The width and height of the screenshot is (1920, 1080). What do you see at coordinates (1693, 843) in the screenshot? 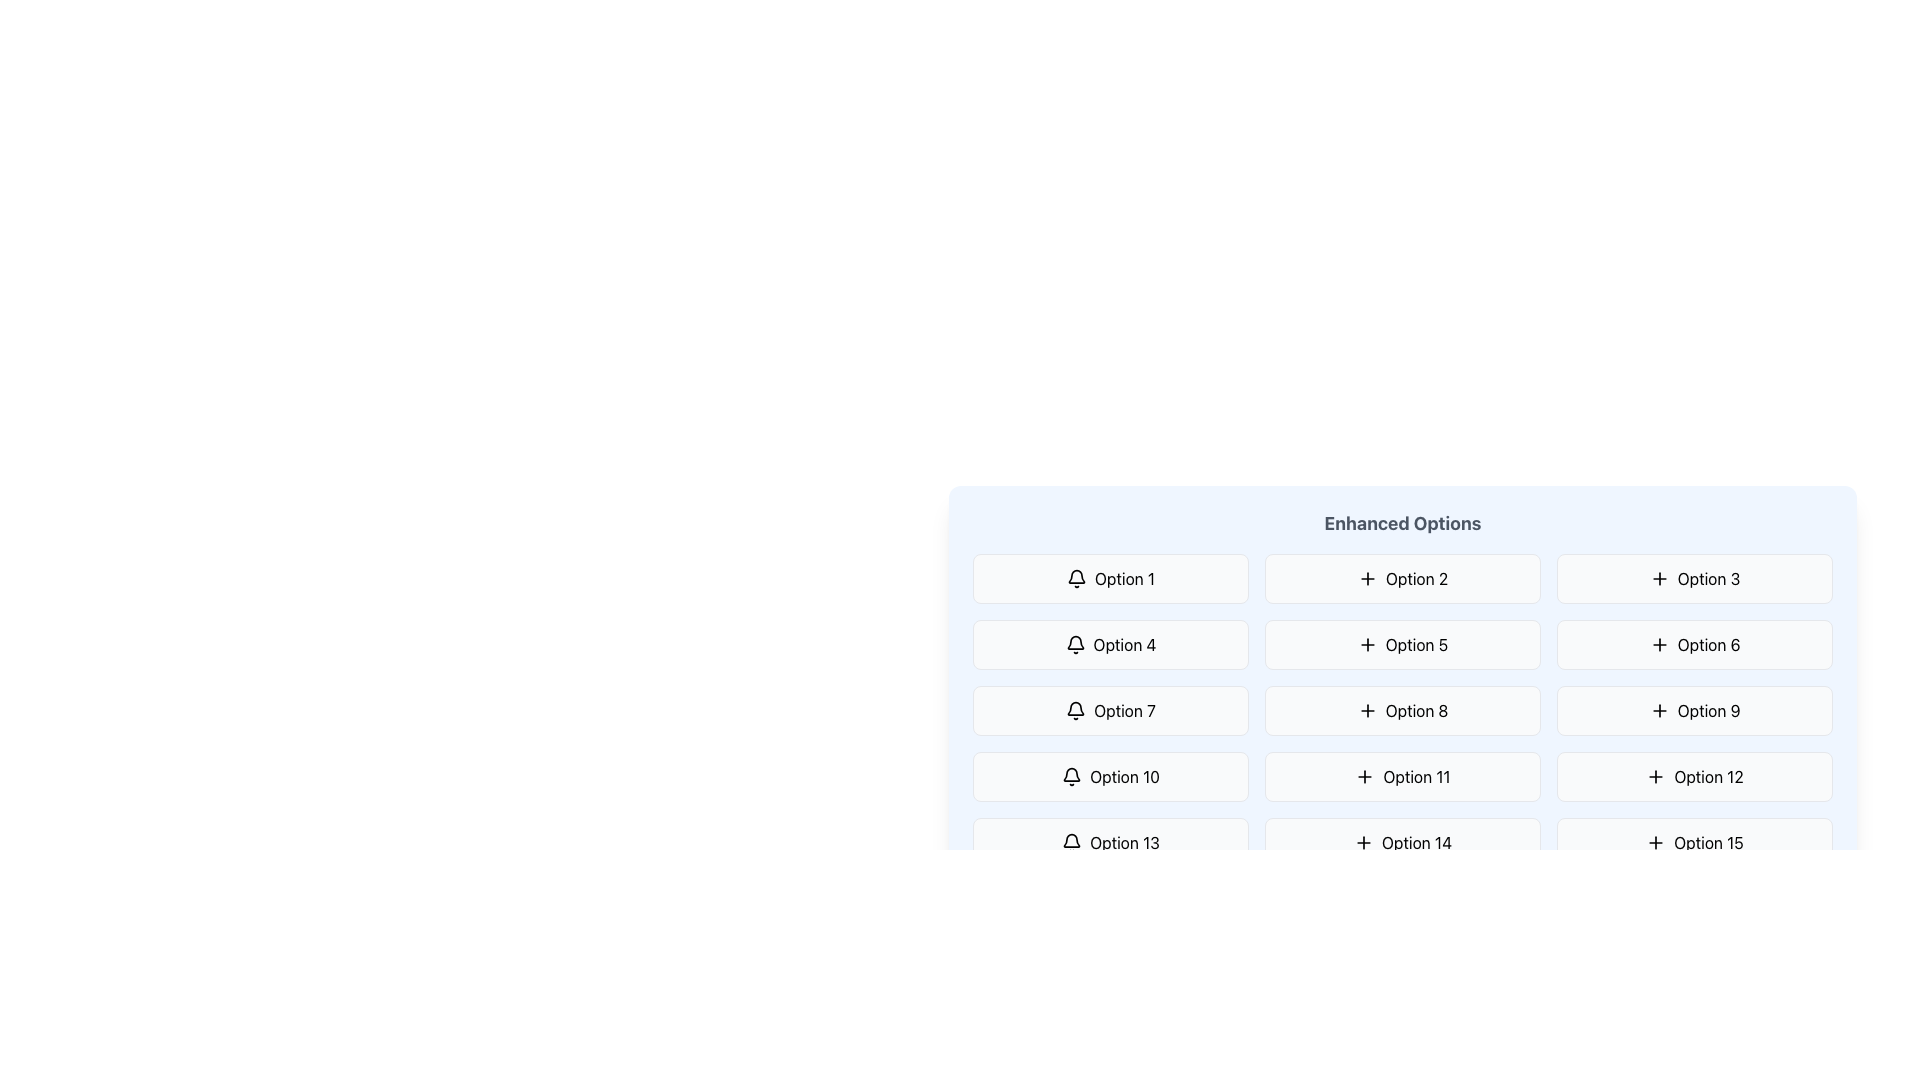
I see `the keyboard navigation on the 'Option 15' button located in the bottom-right corner of the grid layout` at bounding box center [1693, 843].